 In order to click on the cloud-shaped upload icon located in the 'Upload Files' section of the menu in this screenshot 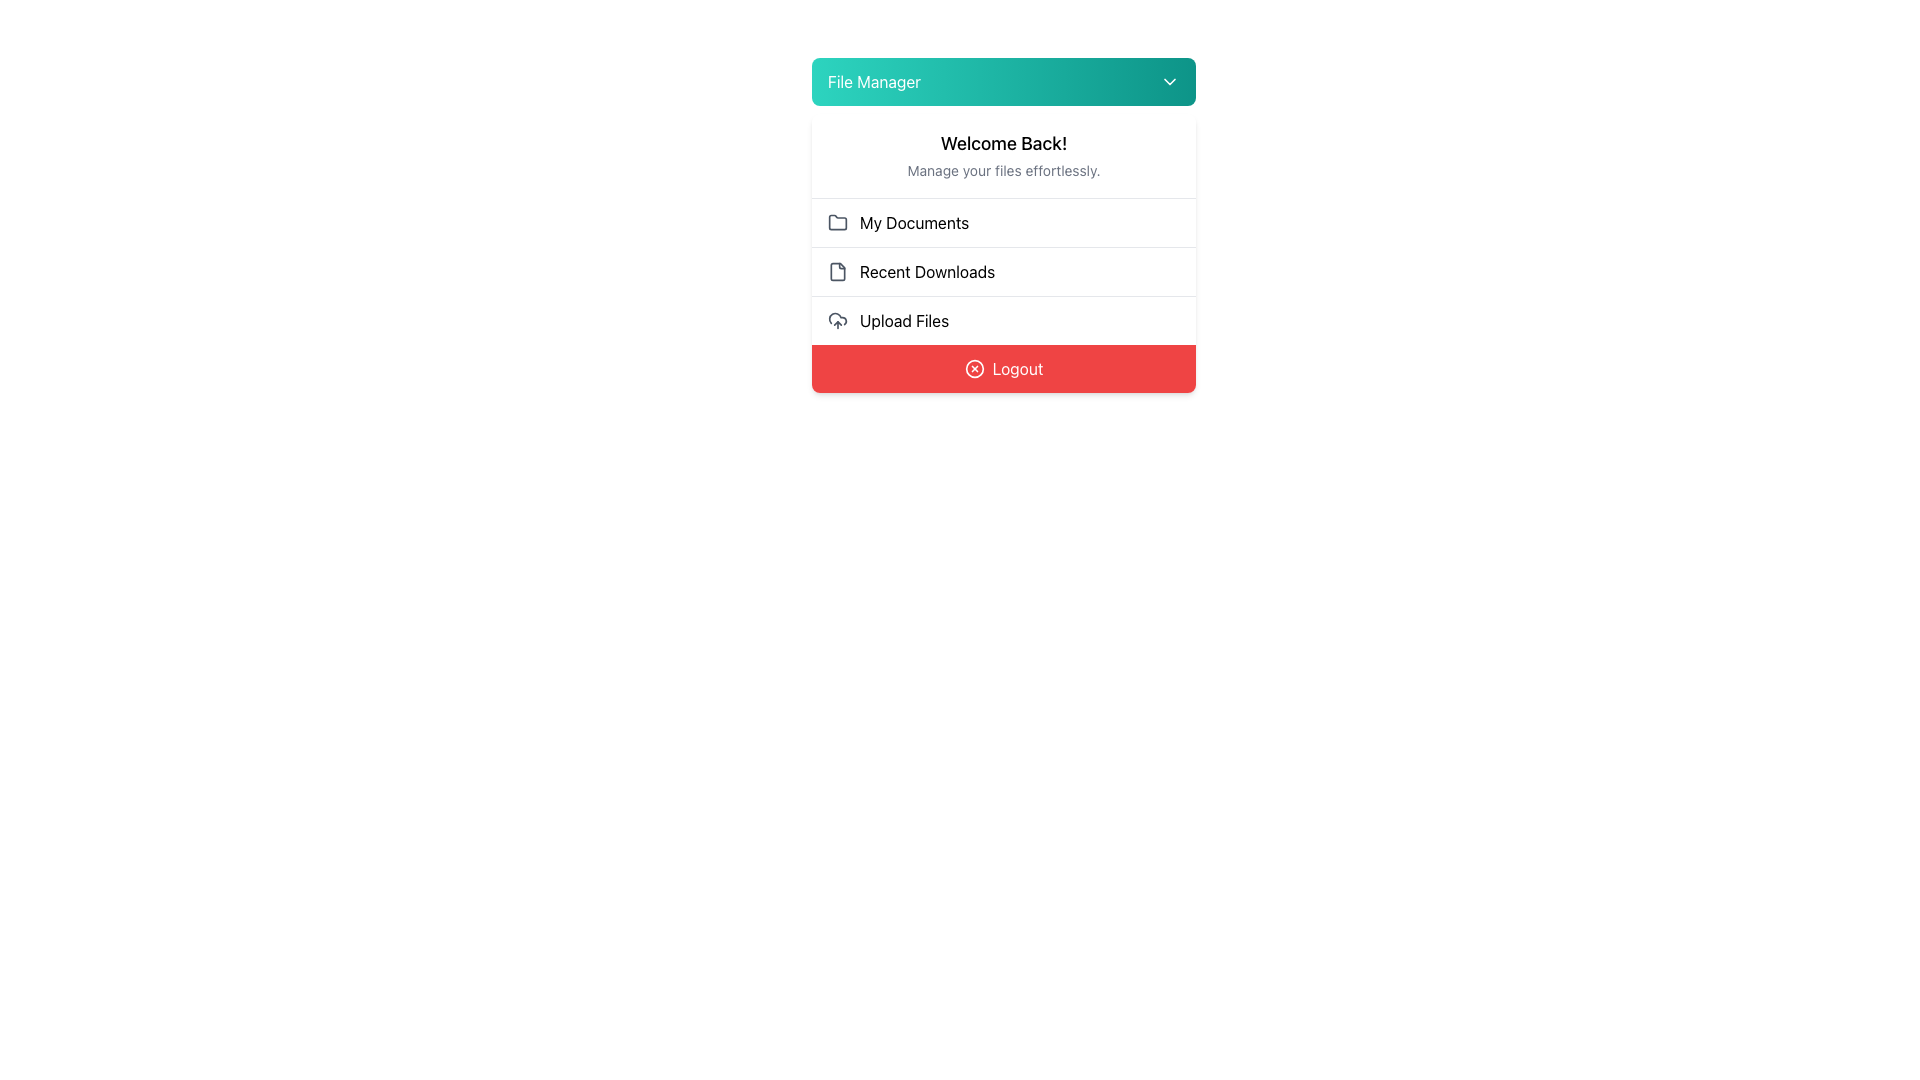, I will do `click(838, 318)`.